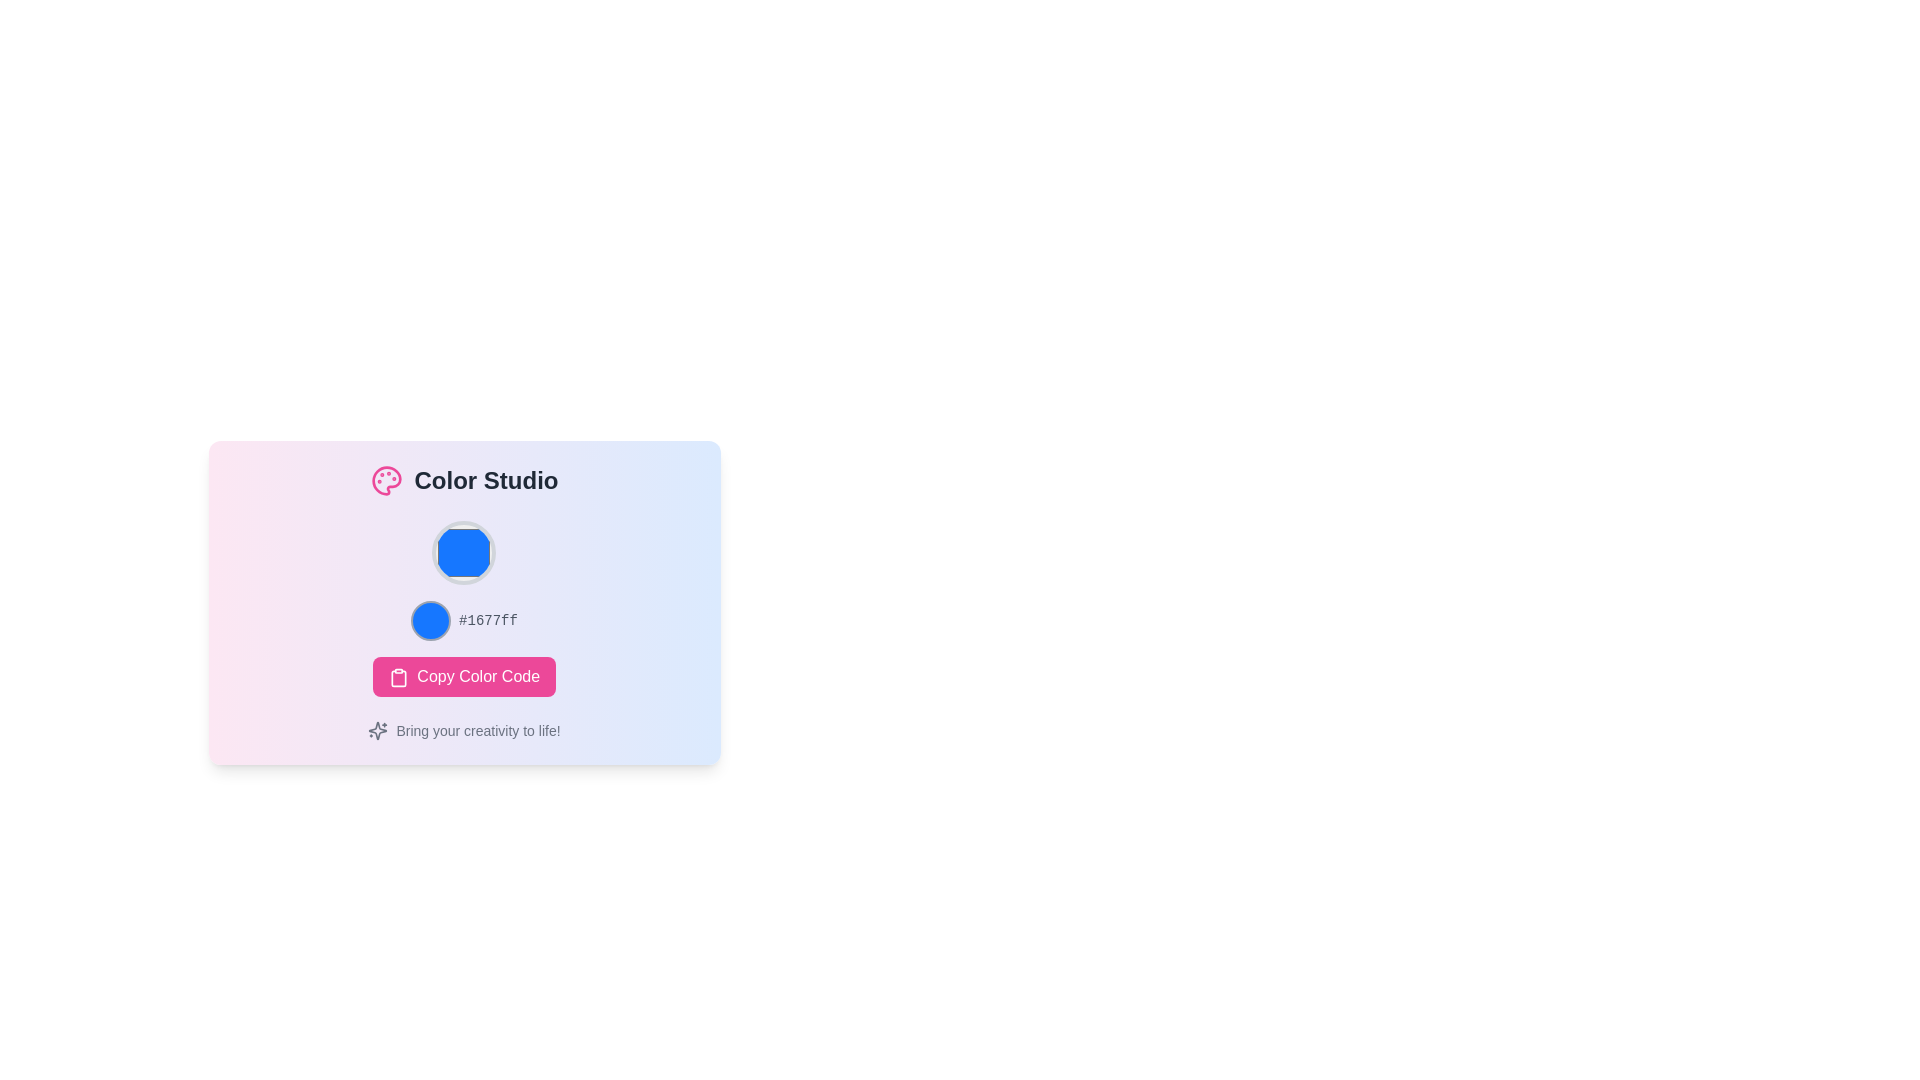  Describe the element at coordinates (463, 676) in the screenshot. I see `the vibrant pink button labeled 'Copy Color Code' with a clipboard icon to copy the color code '#1677ff'` at that location.